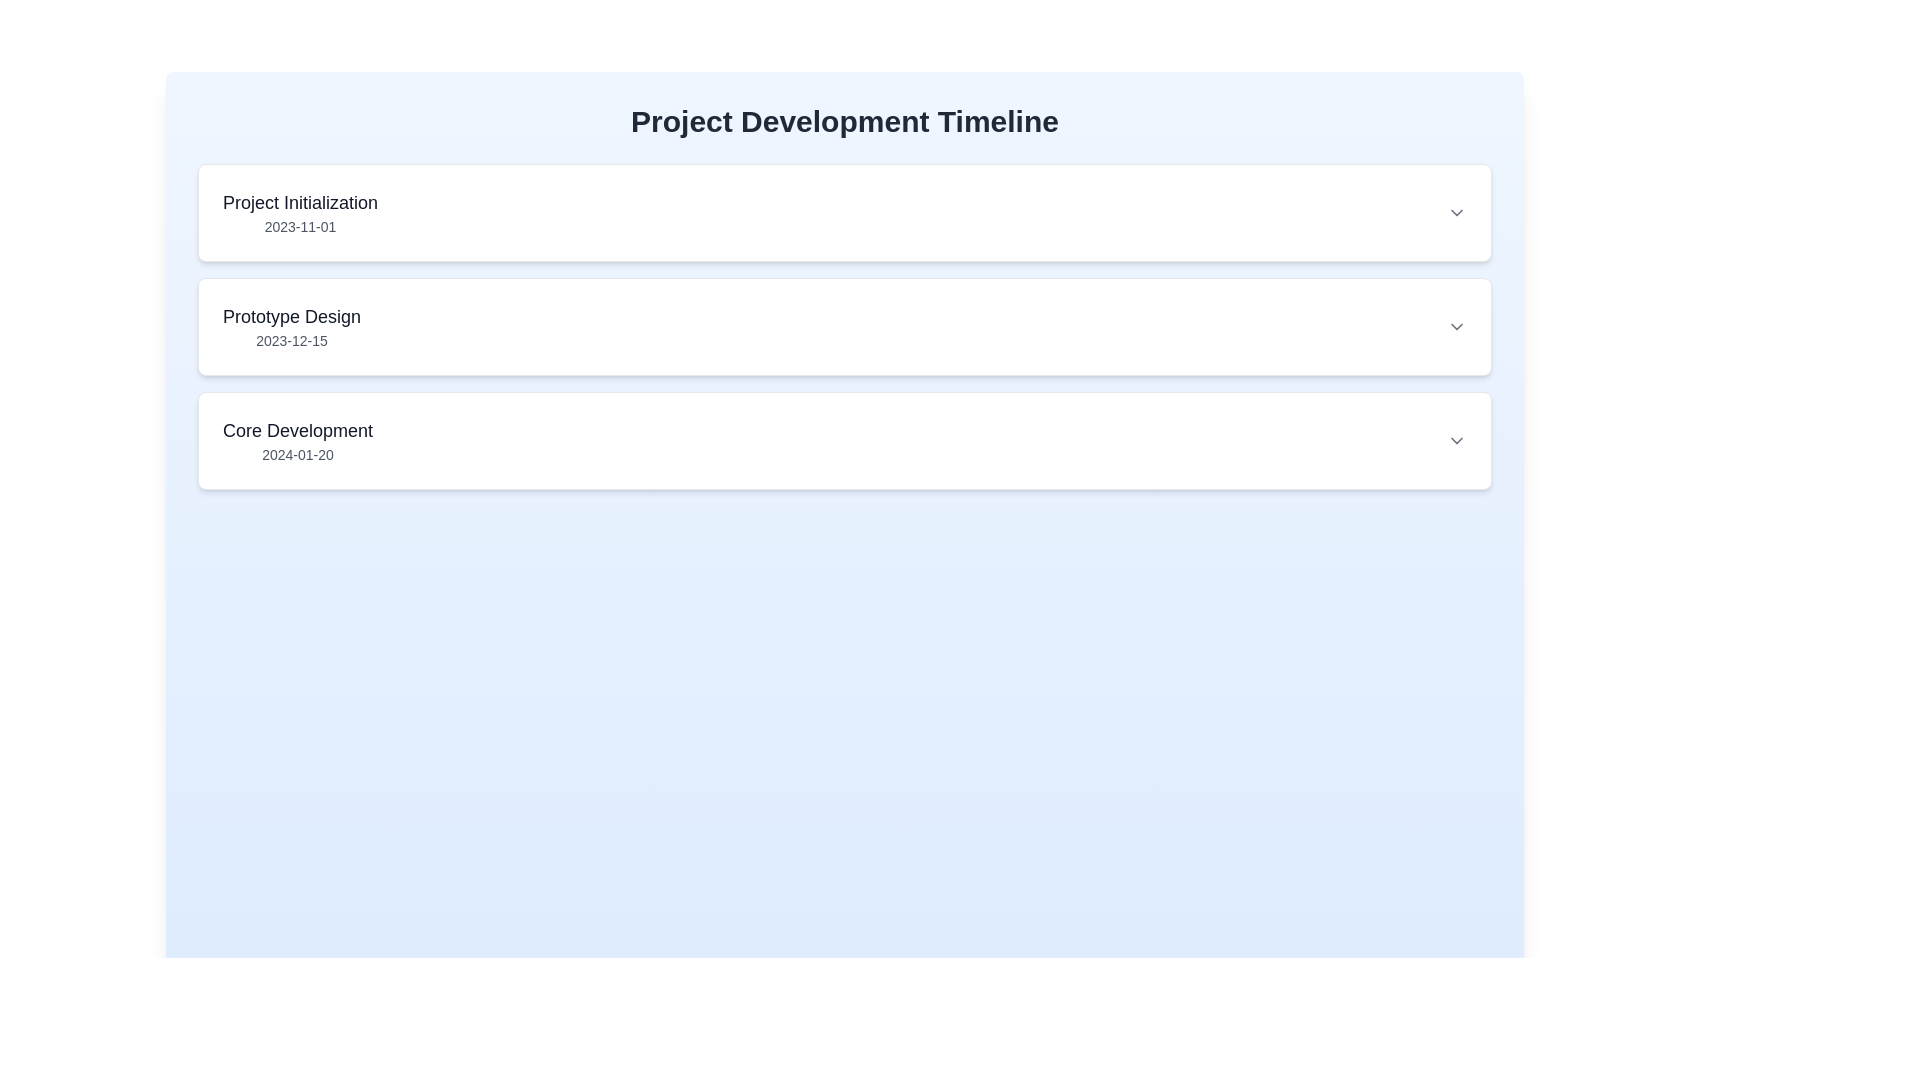 The height and width of the screenshot is (1080, 1920). I want to click on the text label titled 'Core Development' located in the 'Project Development Timeline' section, specifically in the third entry of the list, so click(296, 430).